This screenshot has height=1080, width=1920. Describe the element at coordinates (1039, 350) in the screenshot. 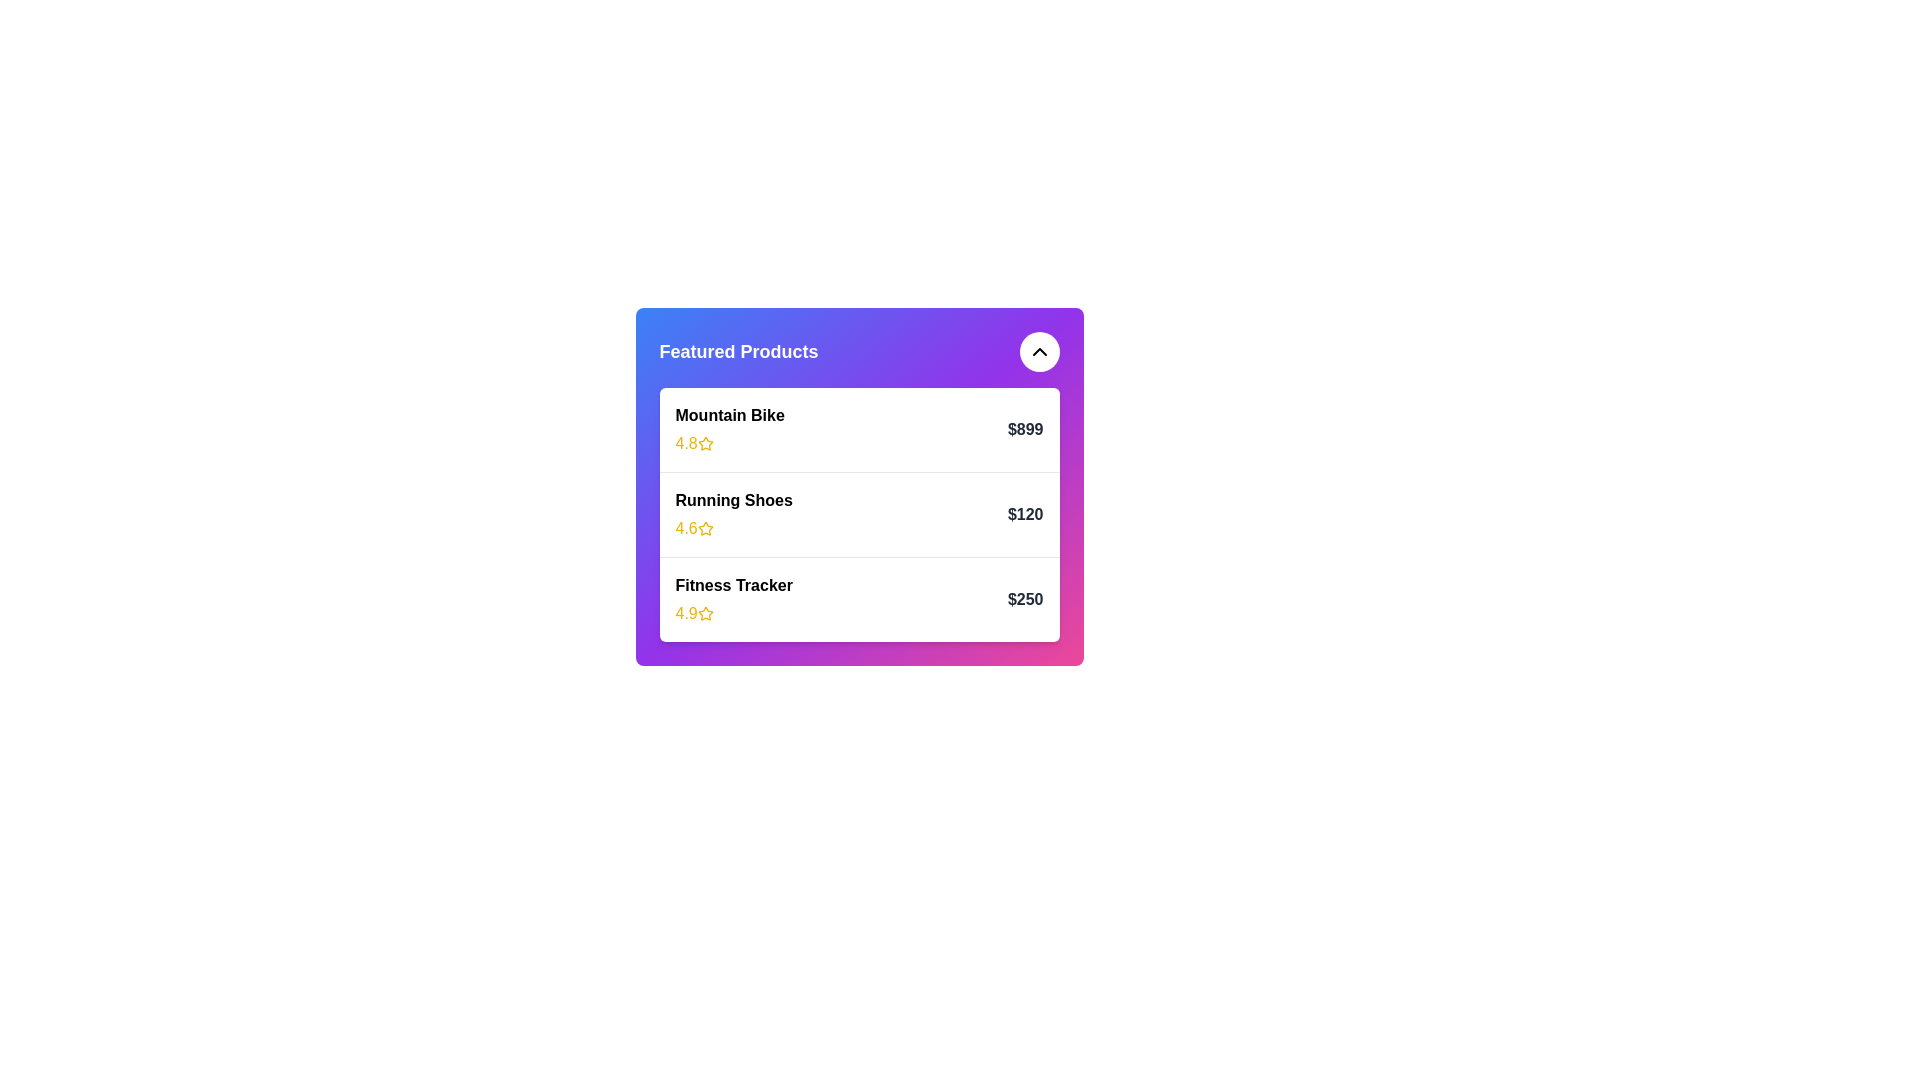

I see `the circular button with a white background and a black upward-facing chevron icon, located in the 'Featured Products' section` at that location.